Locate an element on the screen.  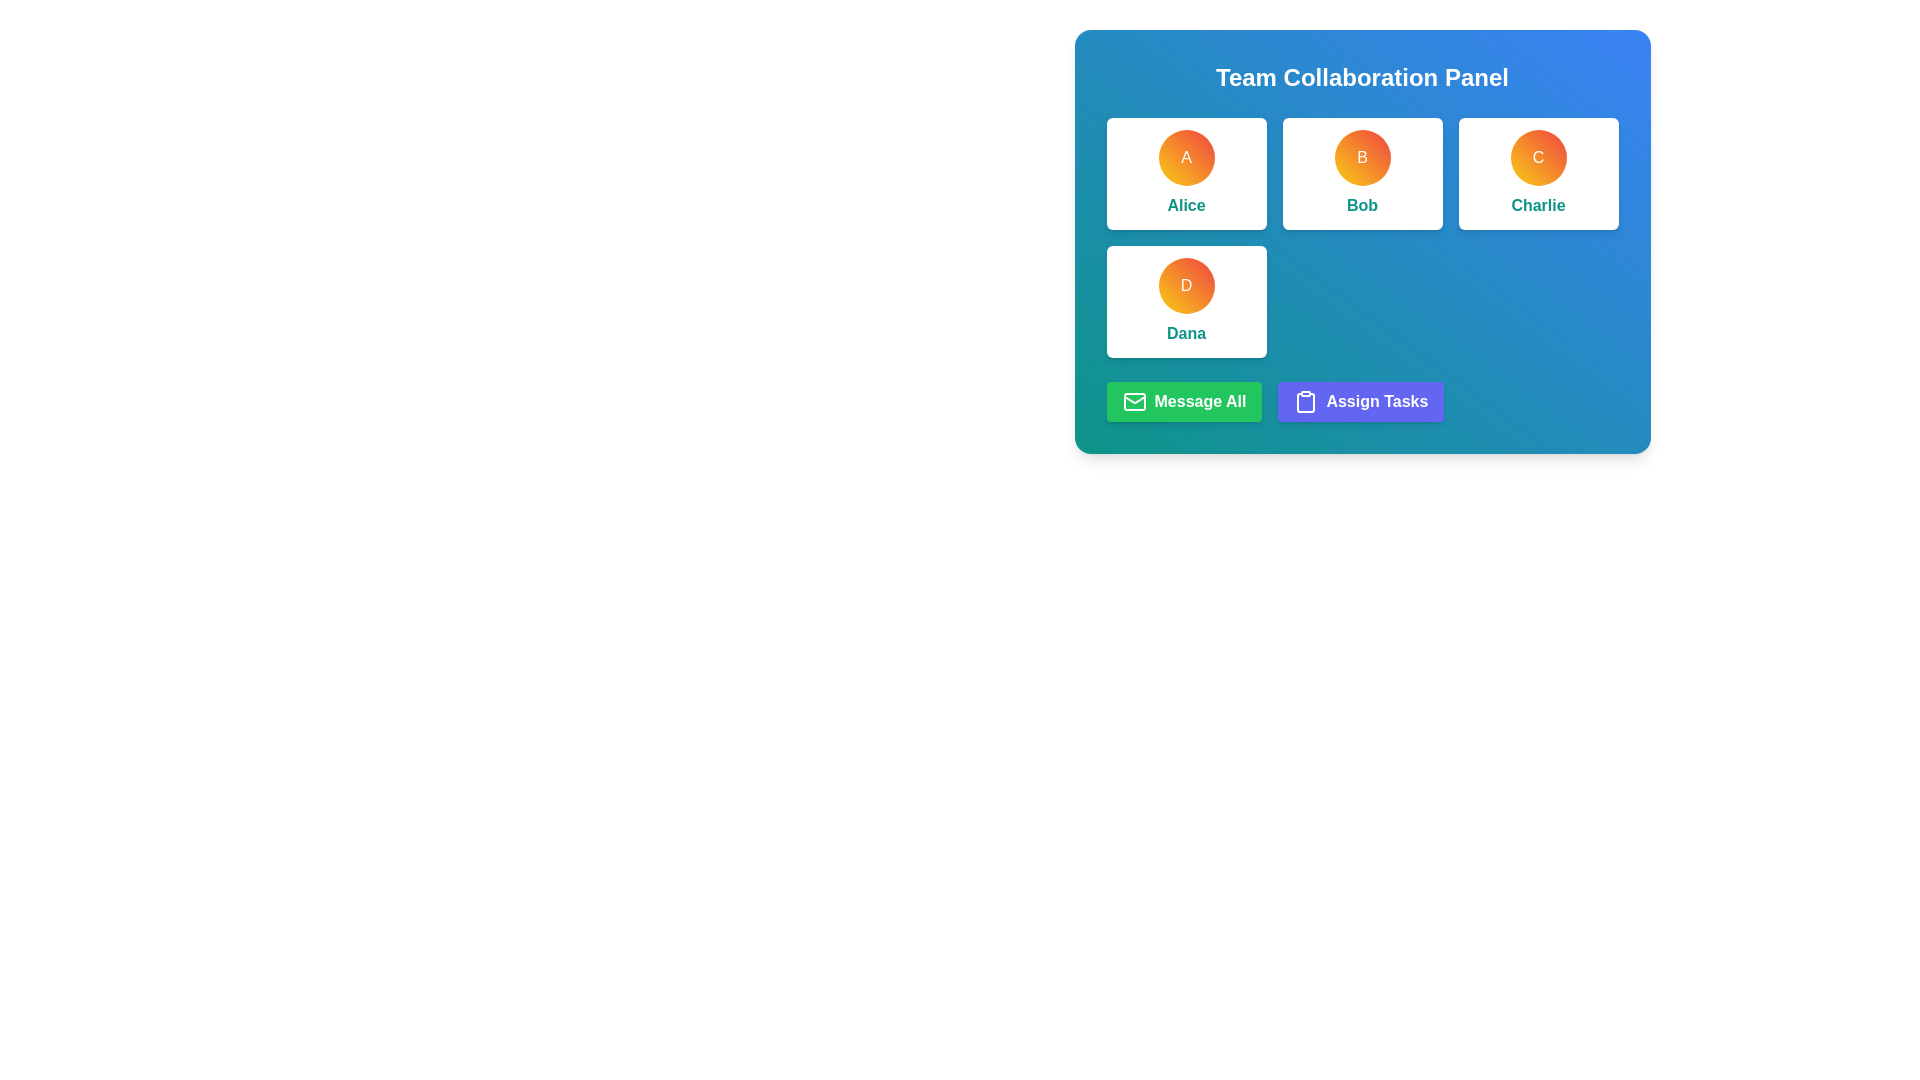
the text label displaying the name 'Charlie' in teal color, located within the white card in the 'Team Collaboration Panel' is located at coordinates (1537, 205).